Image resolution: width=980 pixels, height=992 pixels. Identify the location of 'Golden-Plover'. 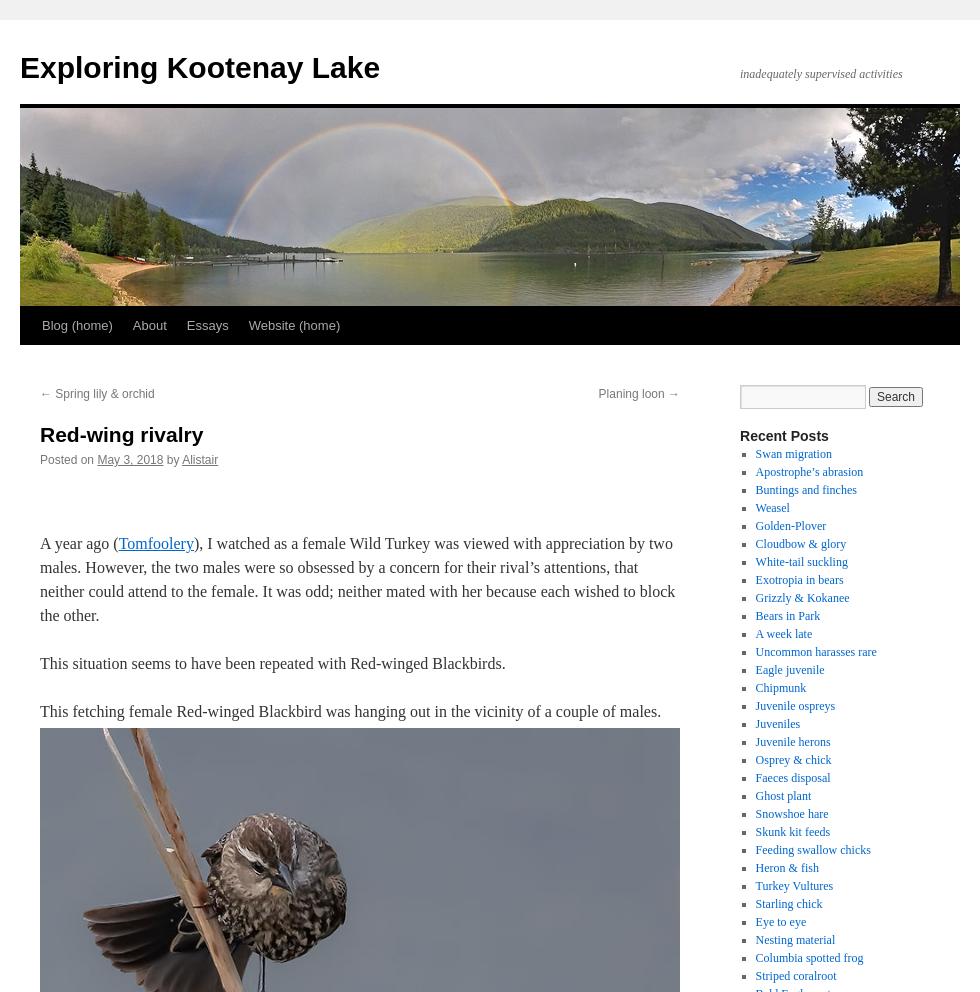
(790, 524).